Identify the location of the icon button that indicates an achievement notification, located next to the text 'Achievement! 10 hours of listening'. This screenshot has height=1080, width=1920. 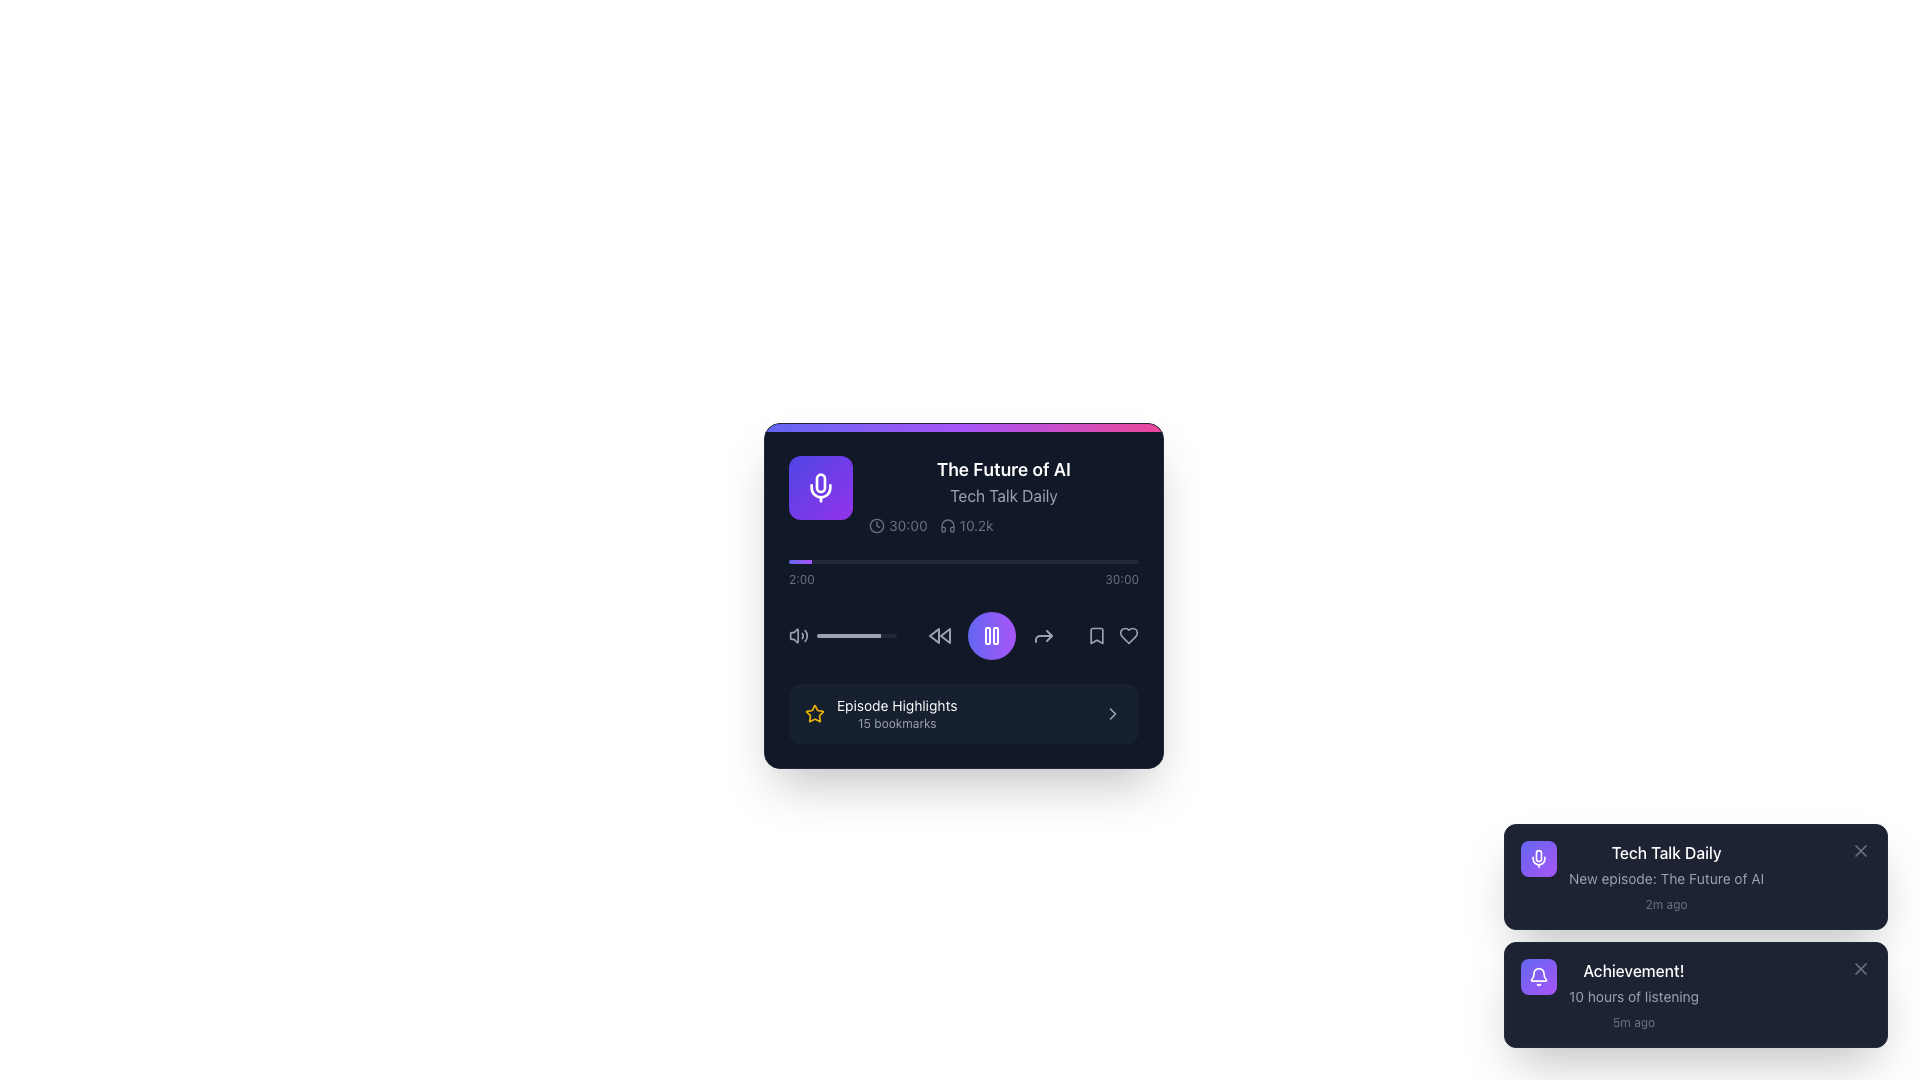
(1538, 975).